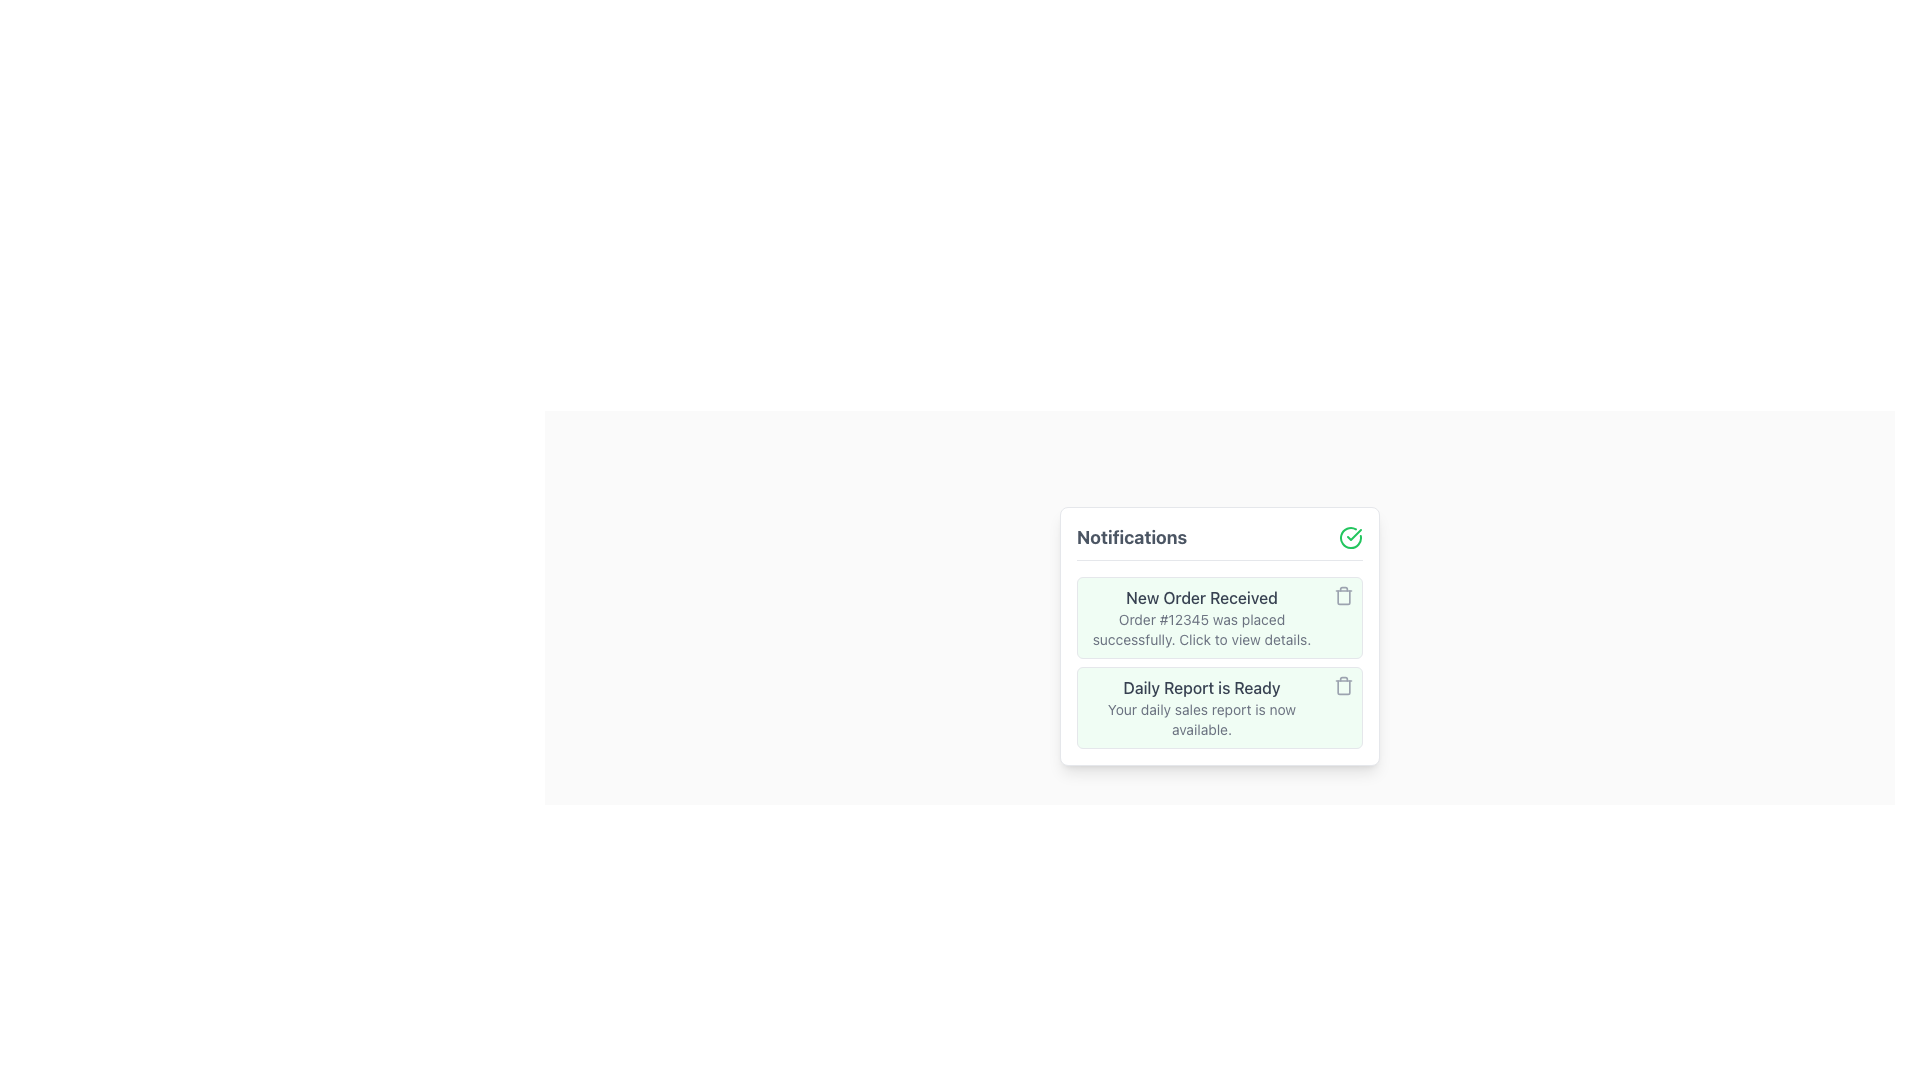 The width and height of the screenshot is (1920, 1080). What do you see at coordinates (1200, 596) in the screenshot?
I see `the headline text element that alerts the user about a new order in the notification panel, positioned at the top-left corner of the notification item` at bounding box center [1200, 596].